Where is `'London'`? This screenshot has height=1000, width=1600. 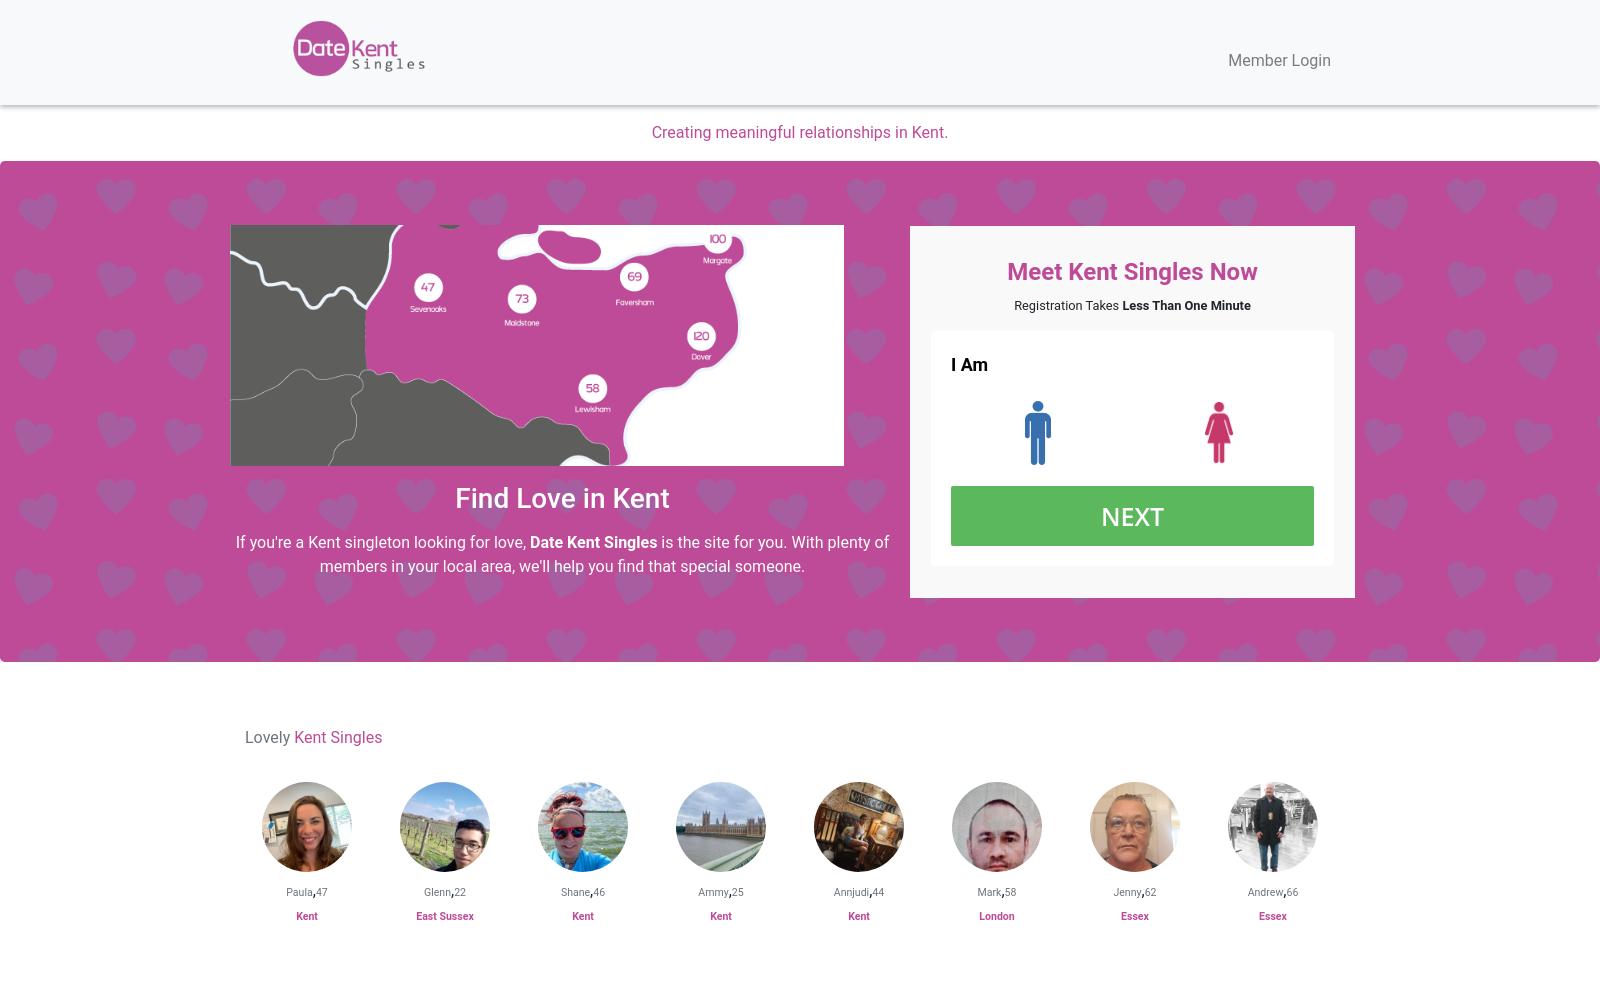 'London' is located at coordinates (978, 916).